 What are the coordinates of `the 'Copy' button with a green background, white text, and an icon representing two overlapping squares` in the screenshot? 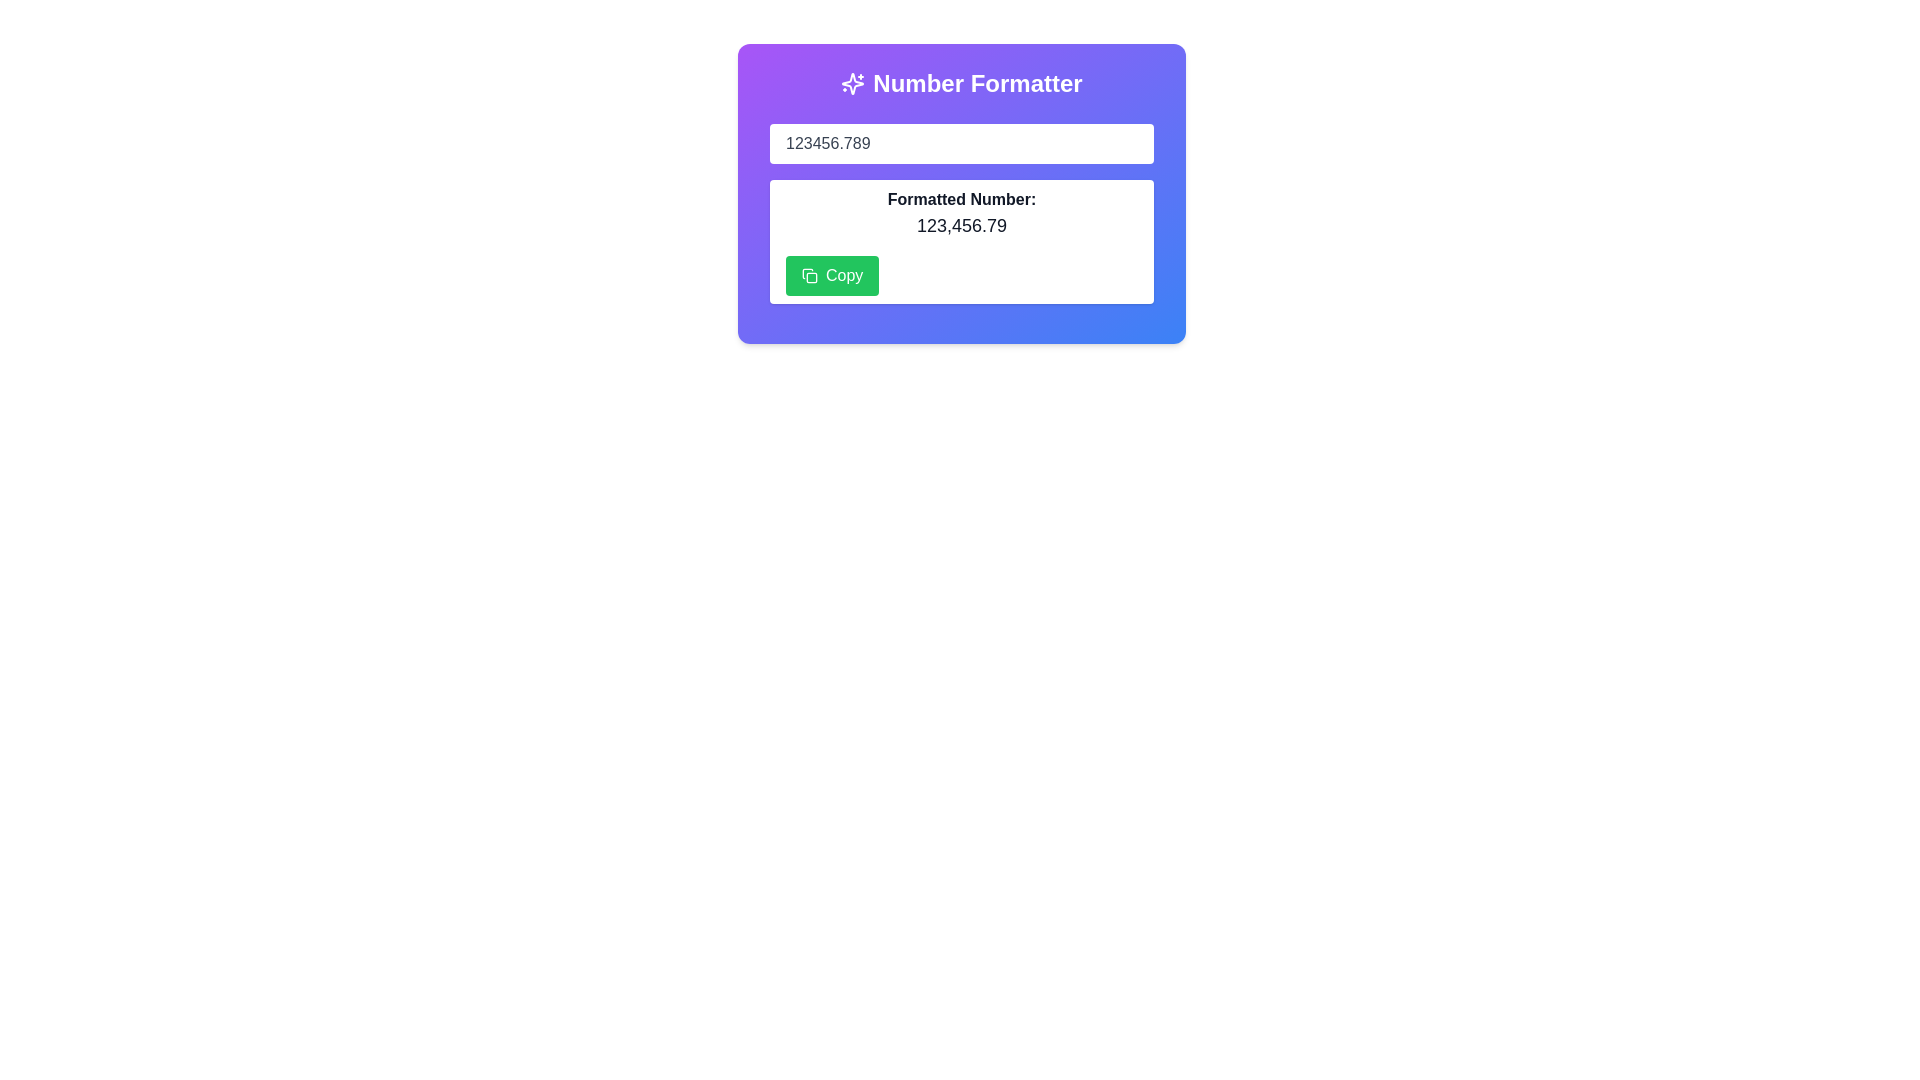 It's located at (832, 276).